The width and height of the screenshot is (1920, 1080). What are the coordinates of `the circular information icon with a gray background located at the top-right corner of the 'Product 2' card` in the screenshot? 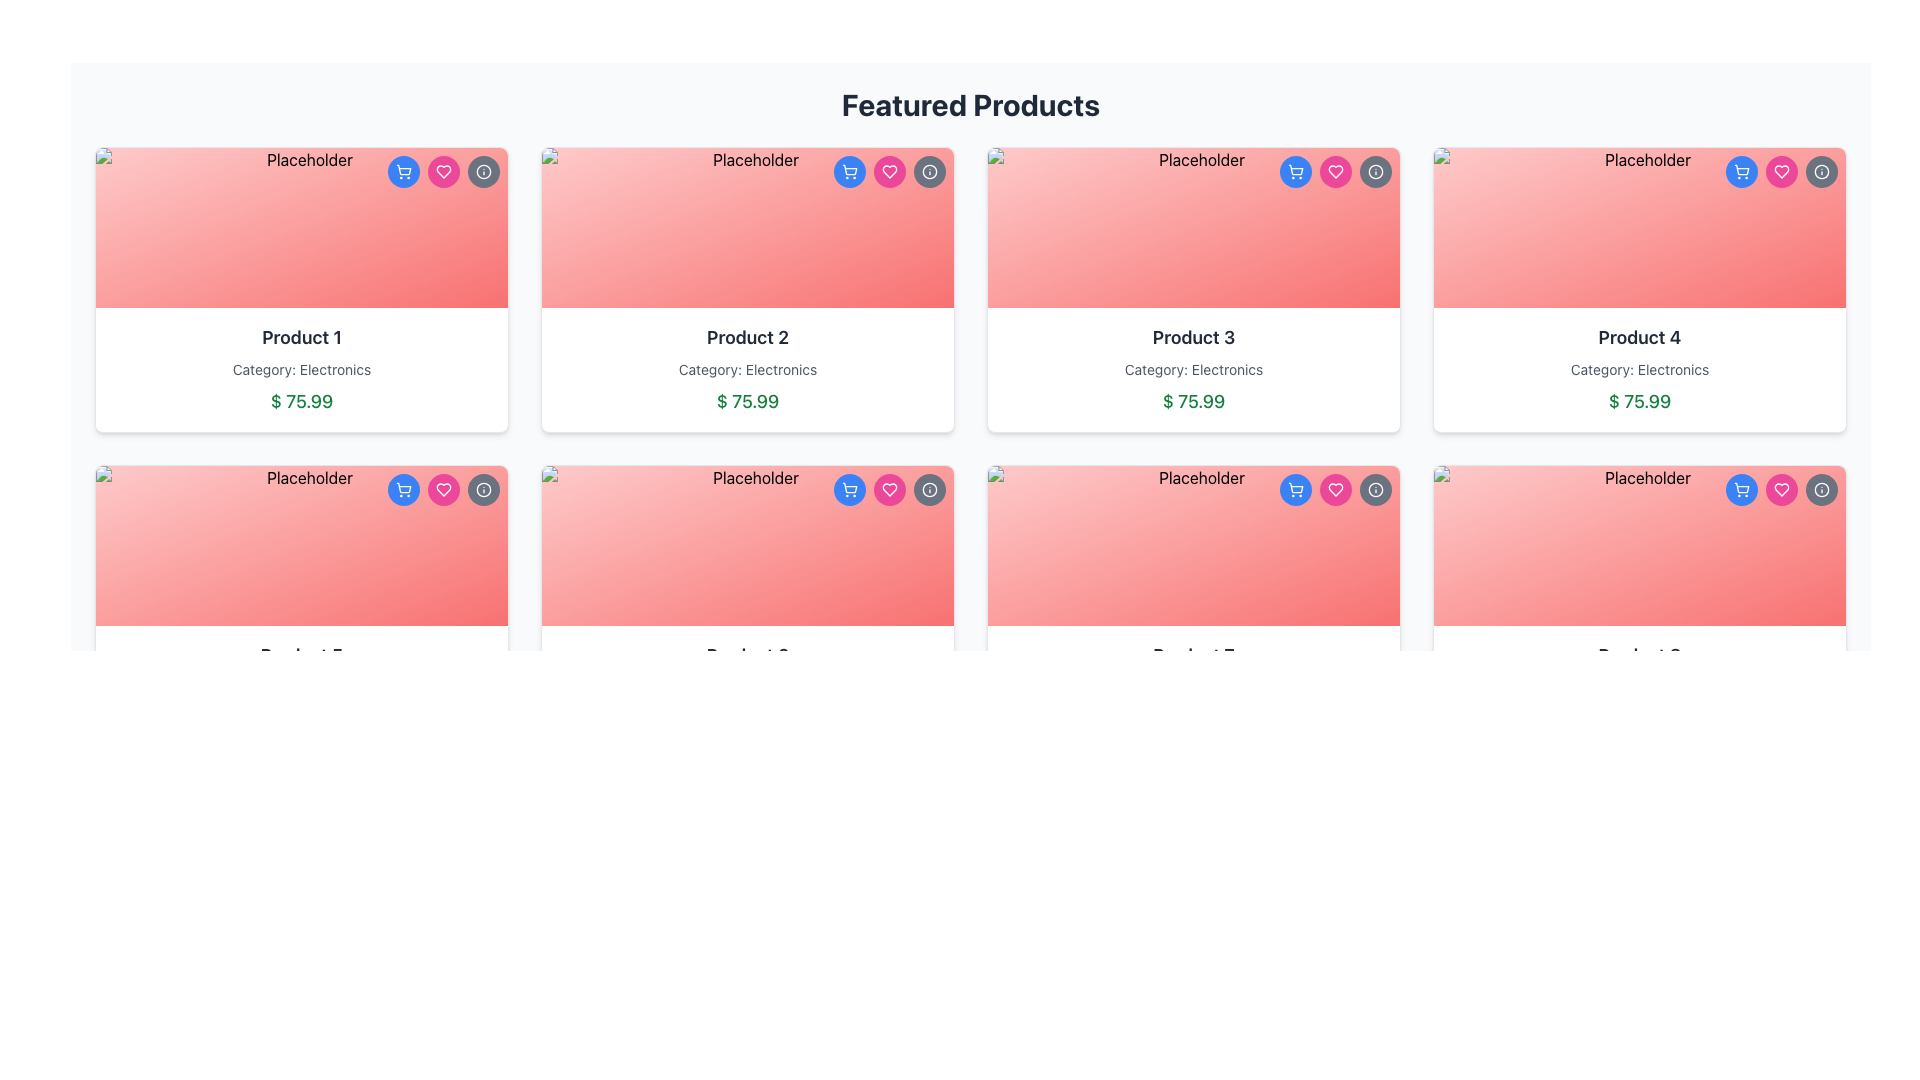 It's located at (929, 489).